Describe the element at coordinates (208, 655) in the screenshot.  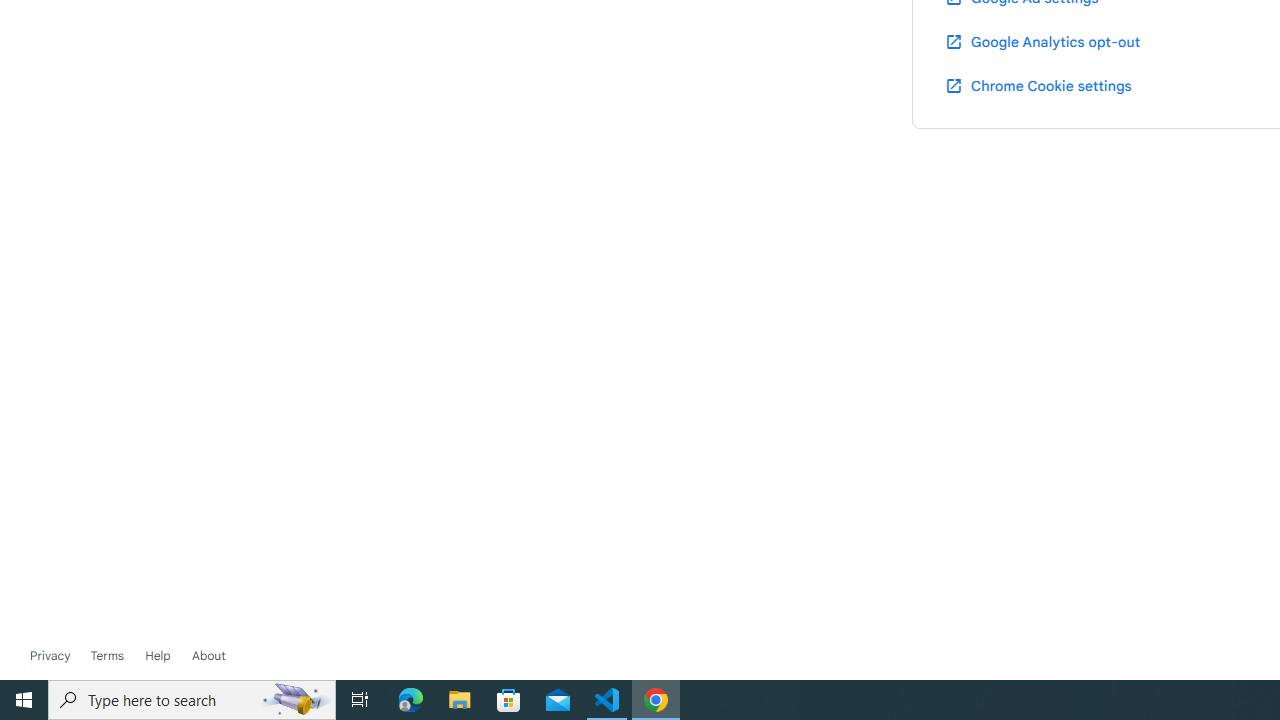
I see `'Learn more about Google Account'` at that location.